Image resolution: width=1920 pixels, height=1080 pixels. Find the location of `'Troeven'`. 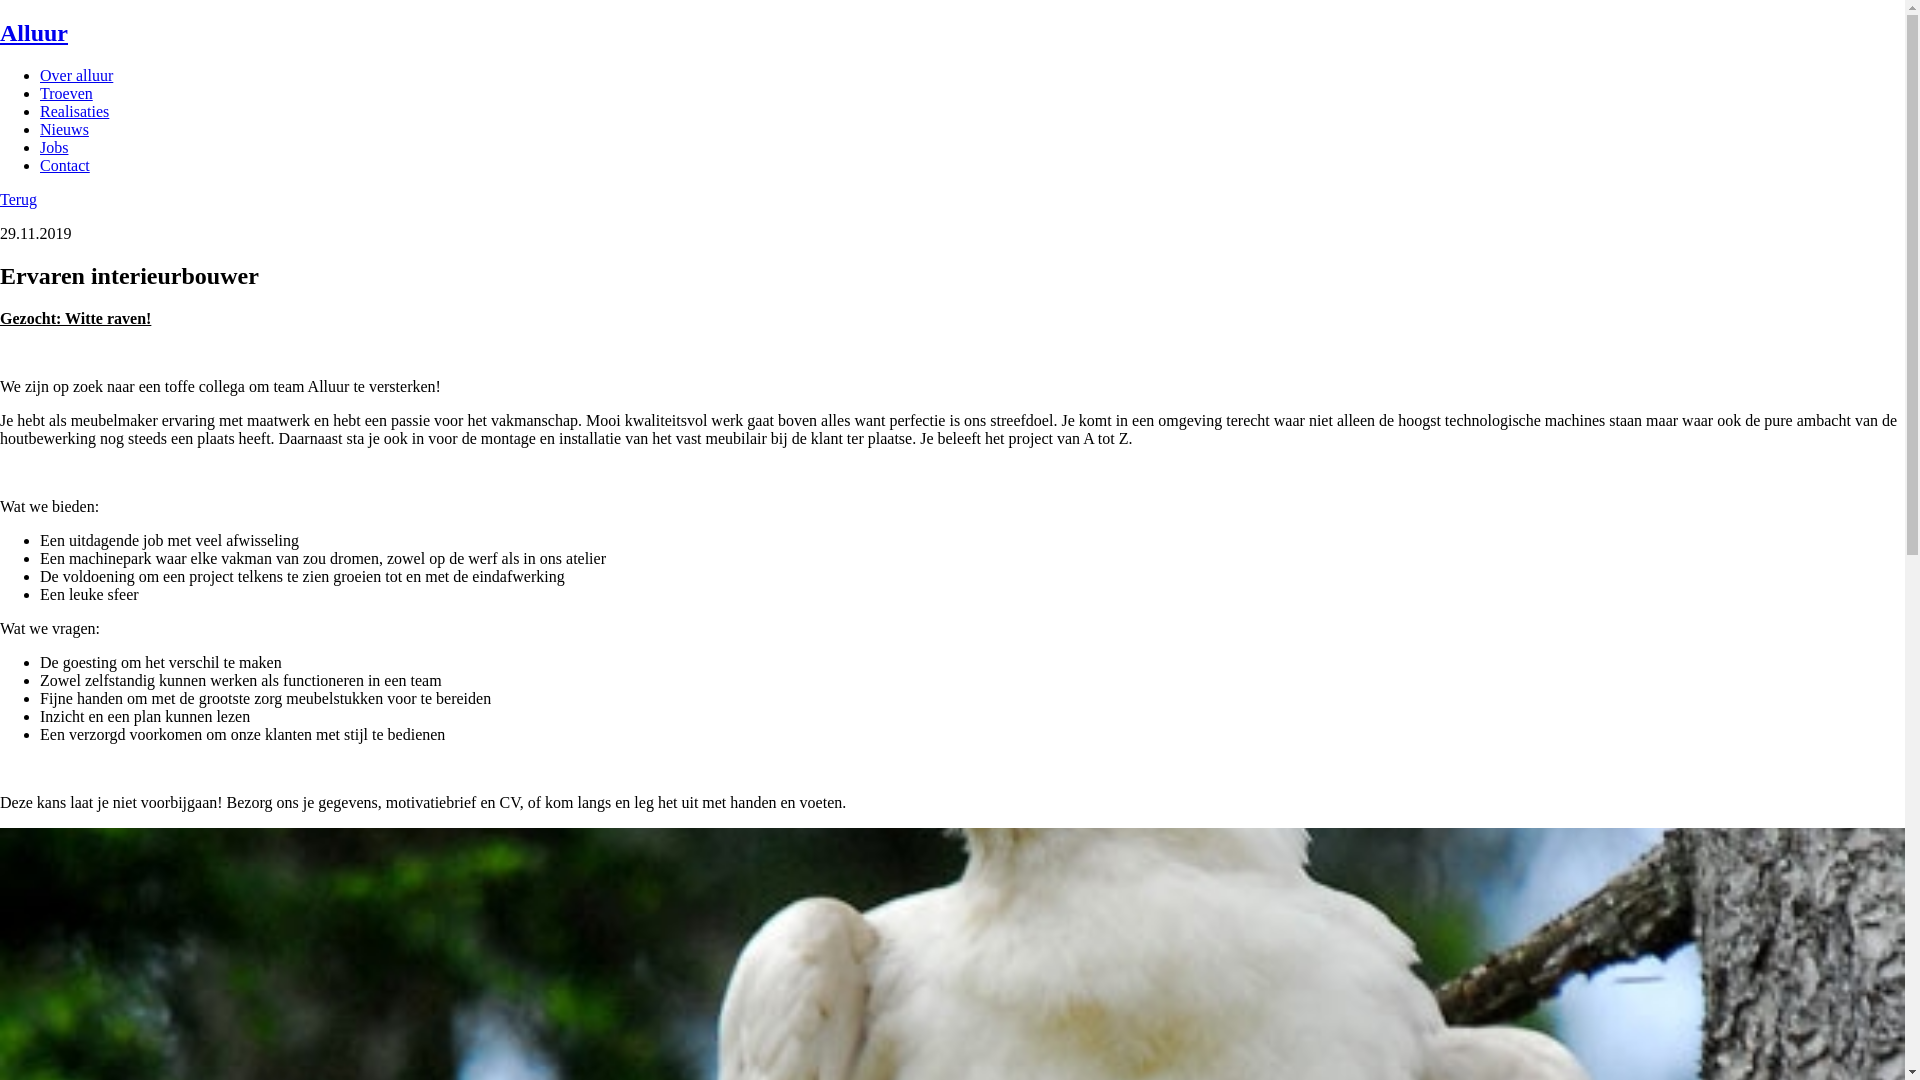

'Troeven' is located at coordinates (39, 93).